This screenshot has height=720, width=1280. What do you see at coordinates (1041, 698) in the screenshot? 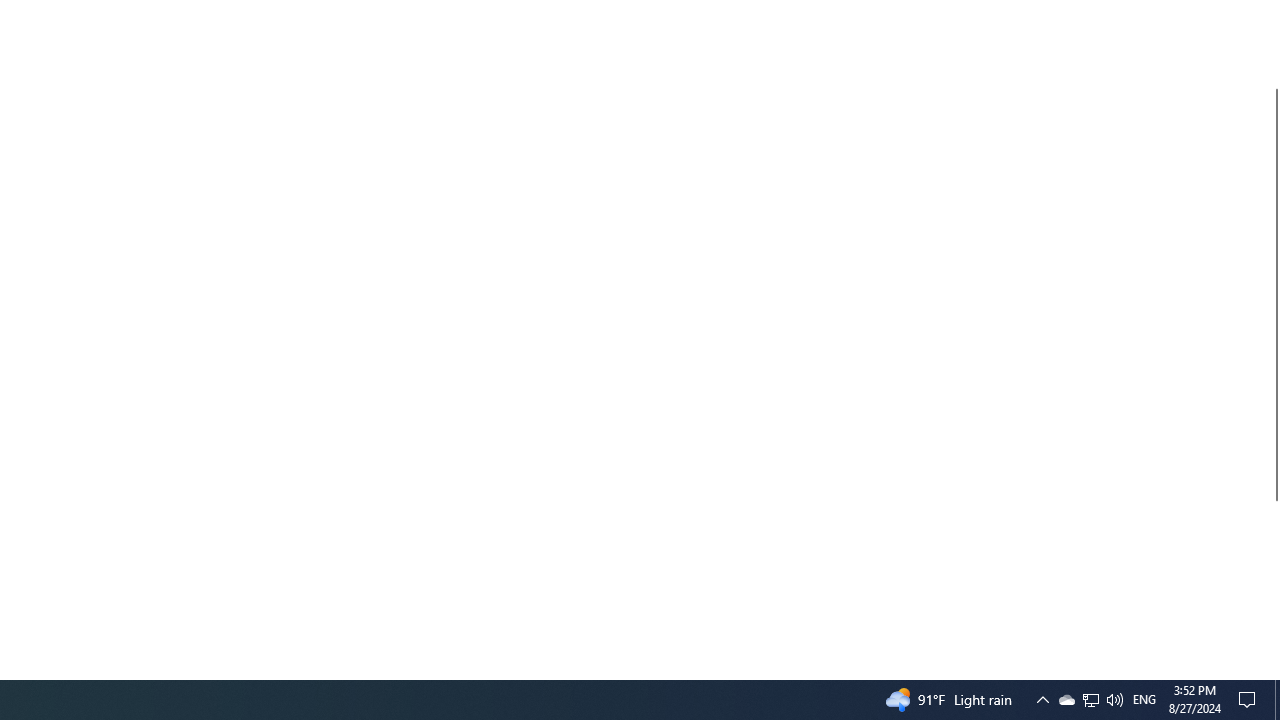
I see `'Notification Chevron'` at bounding box center [1041, 698].